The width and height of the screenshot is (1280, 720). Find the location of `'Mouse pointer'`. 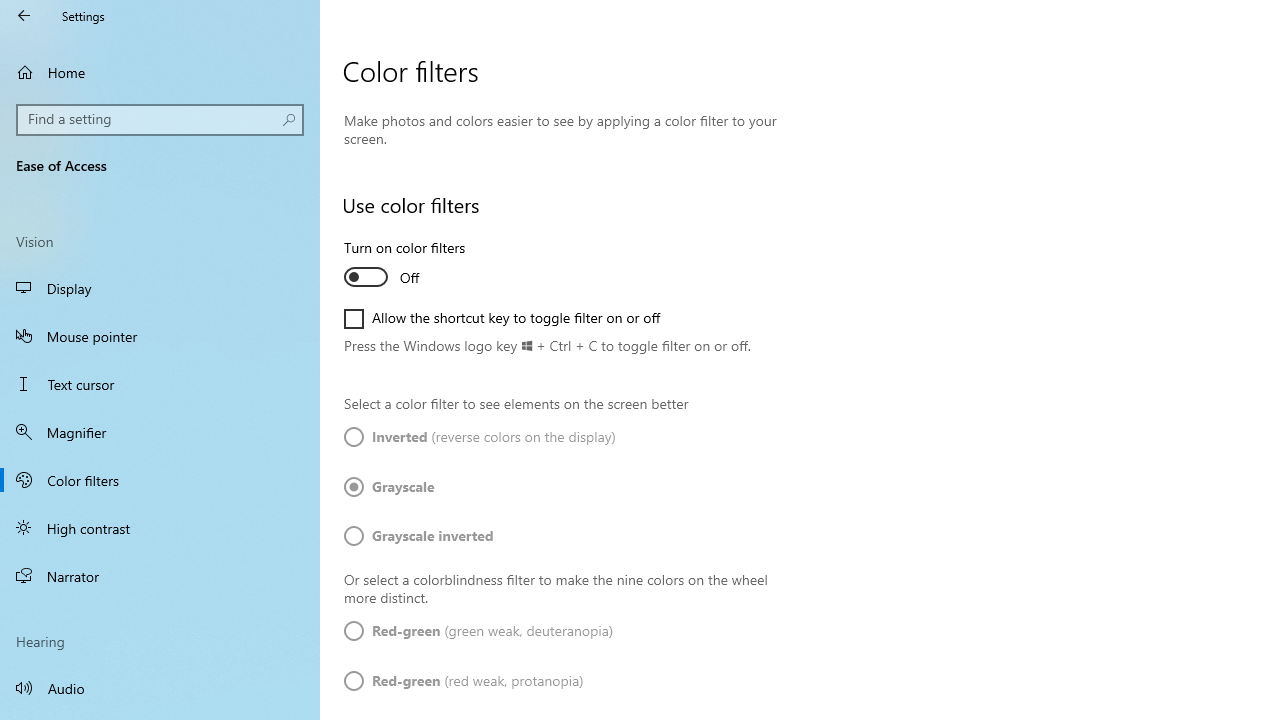

'Mouse pointer' is located at coordinates (160, 334).